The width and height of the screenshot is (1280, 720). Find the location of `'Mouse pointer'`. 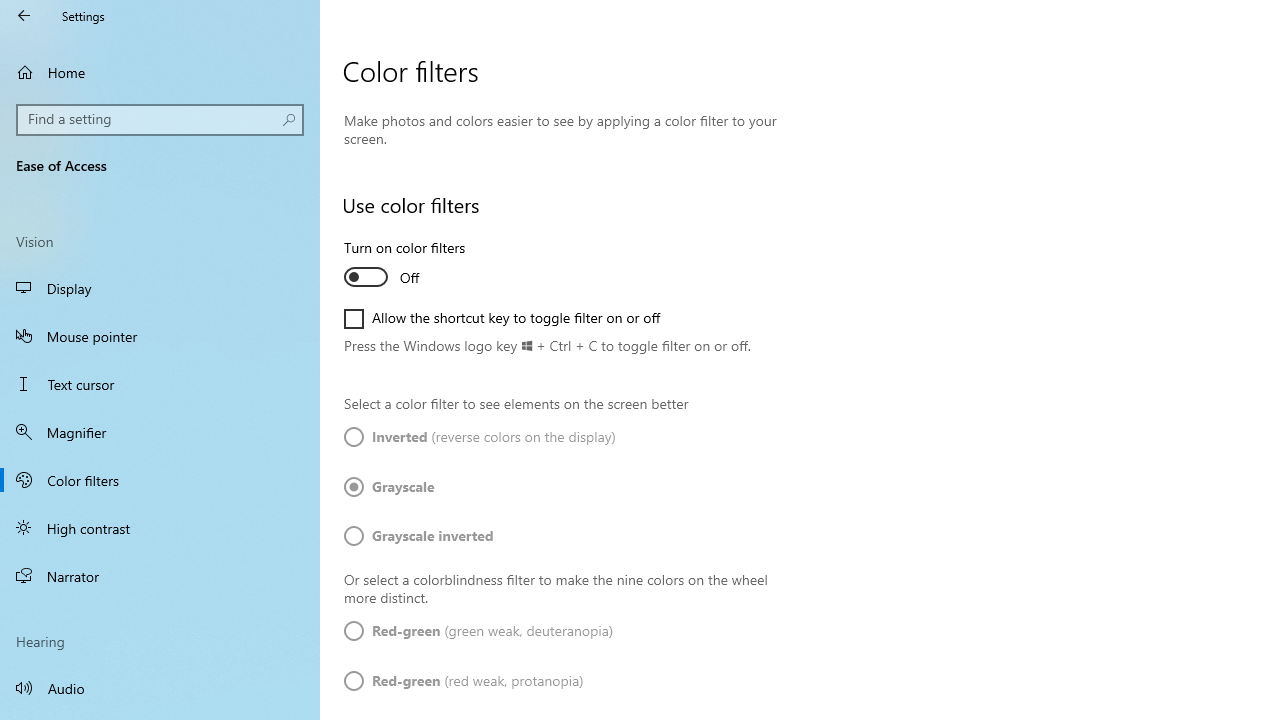

'Mouse pointer' is located at coordinates (160, 334).